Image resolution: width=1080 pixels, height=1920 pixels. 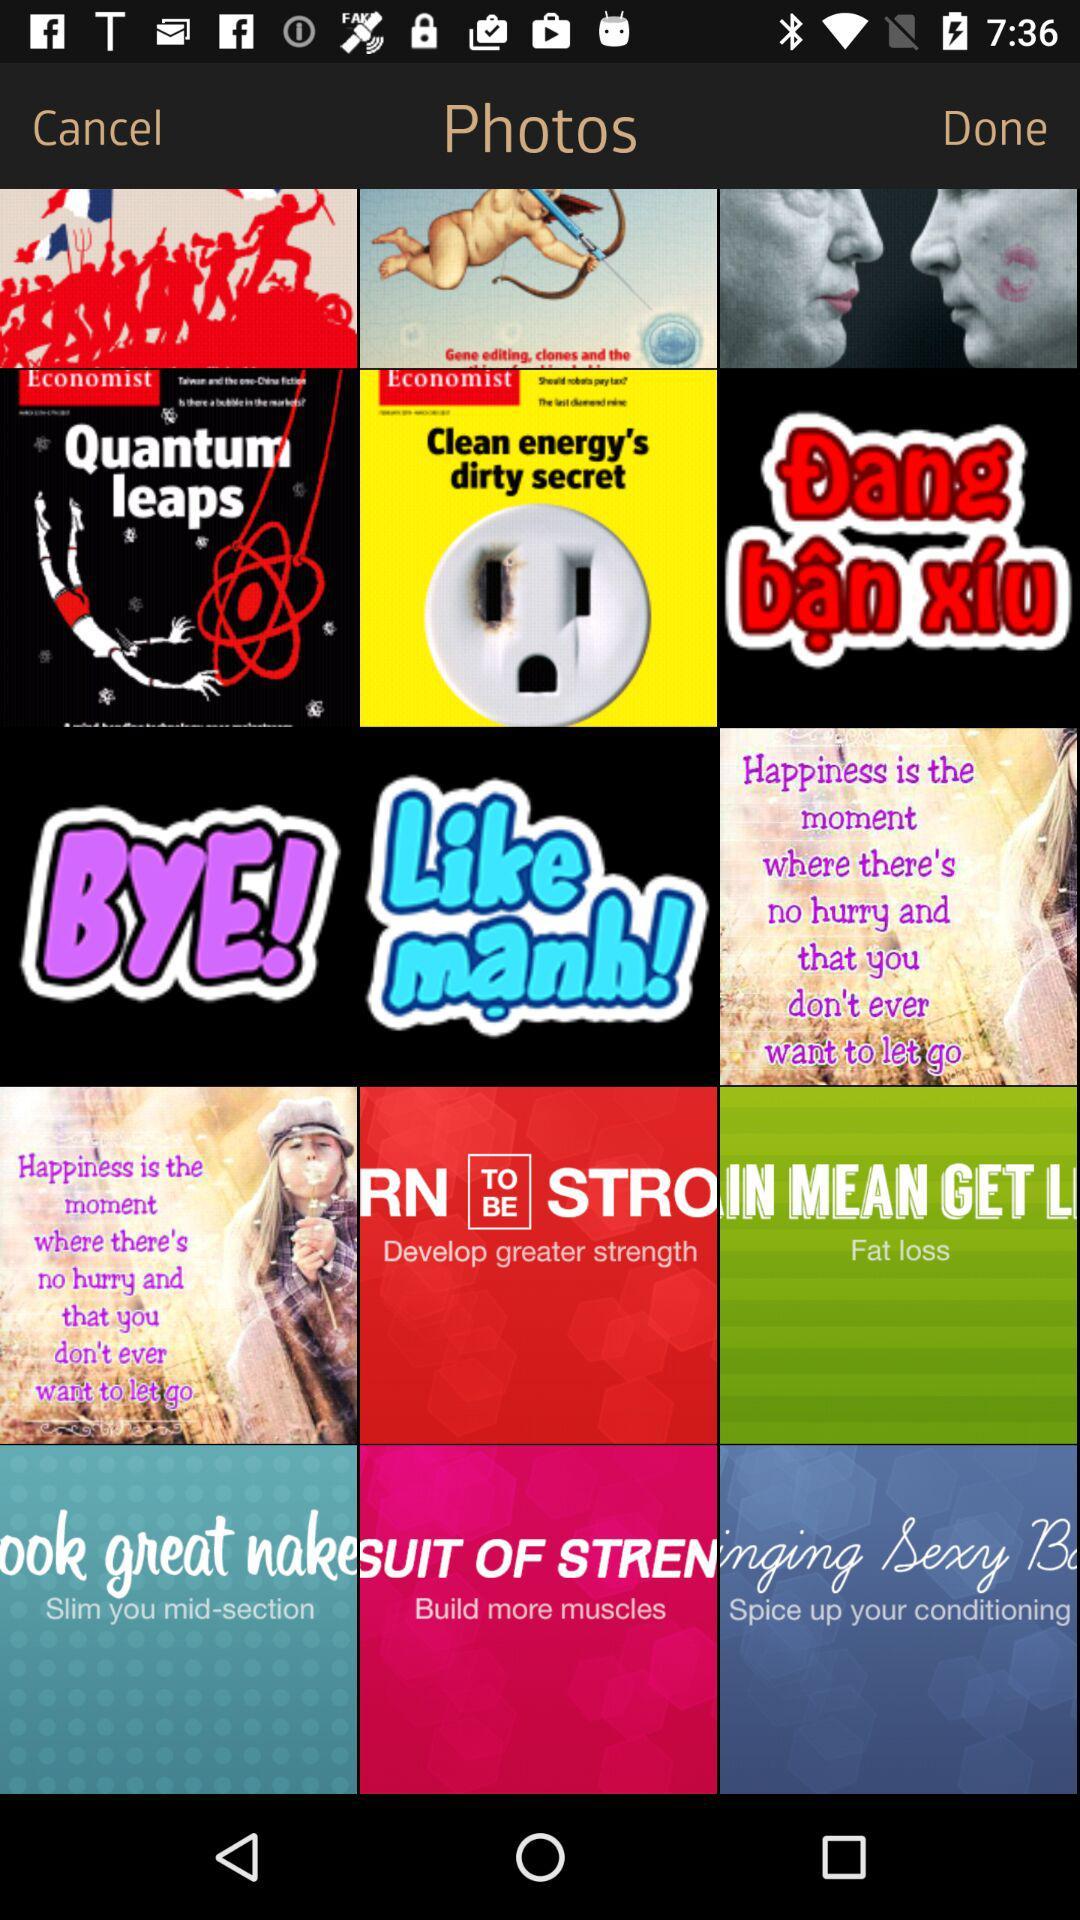 What do you see at coordinates (897, 548) in the screenshot?
I see `click image` at bounding box center [897, 548].